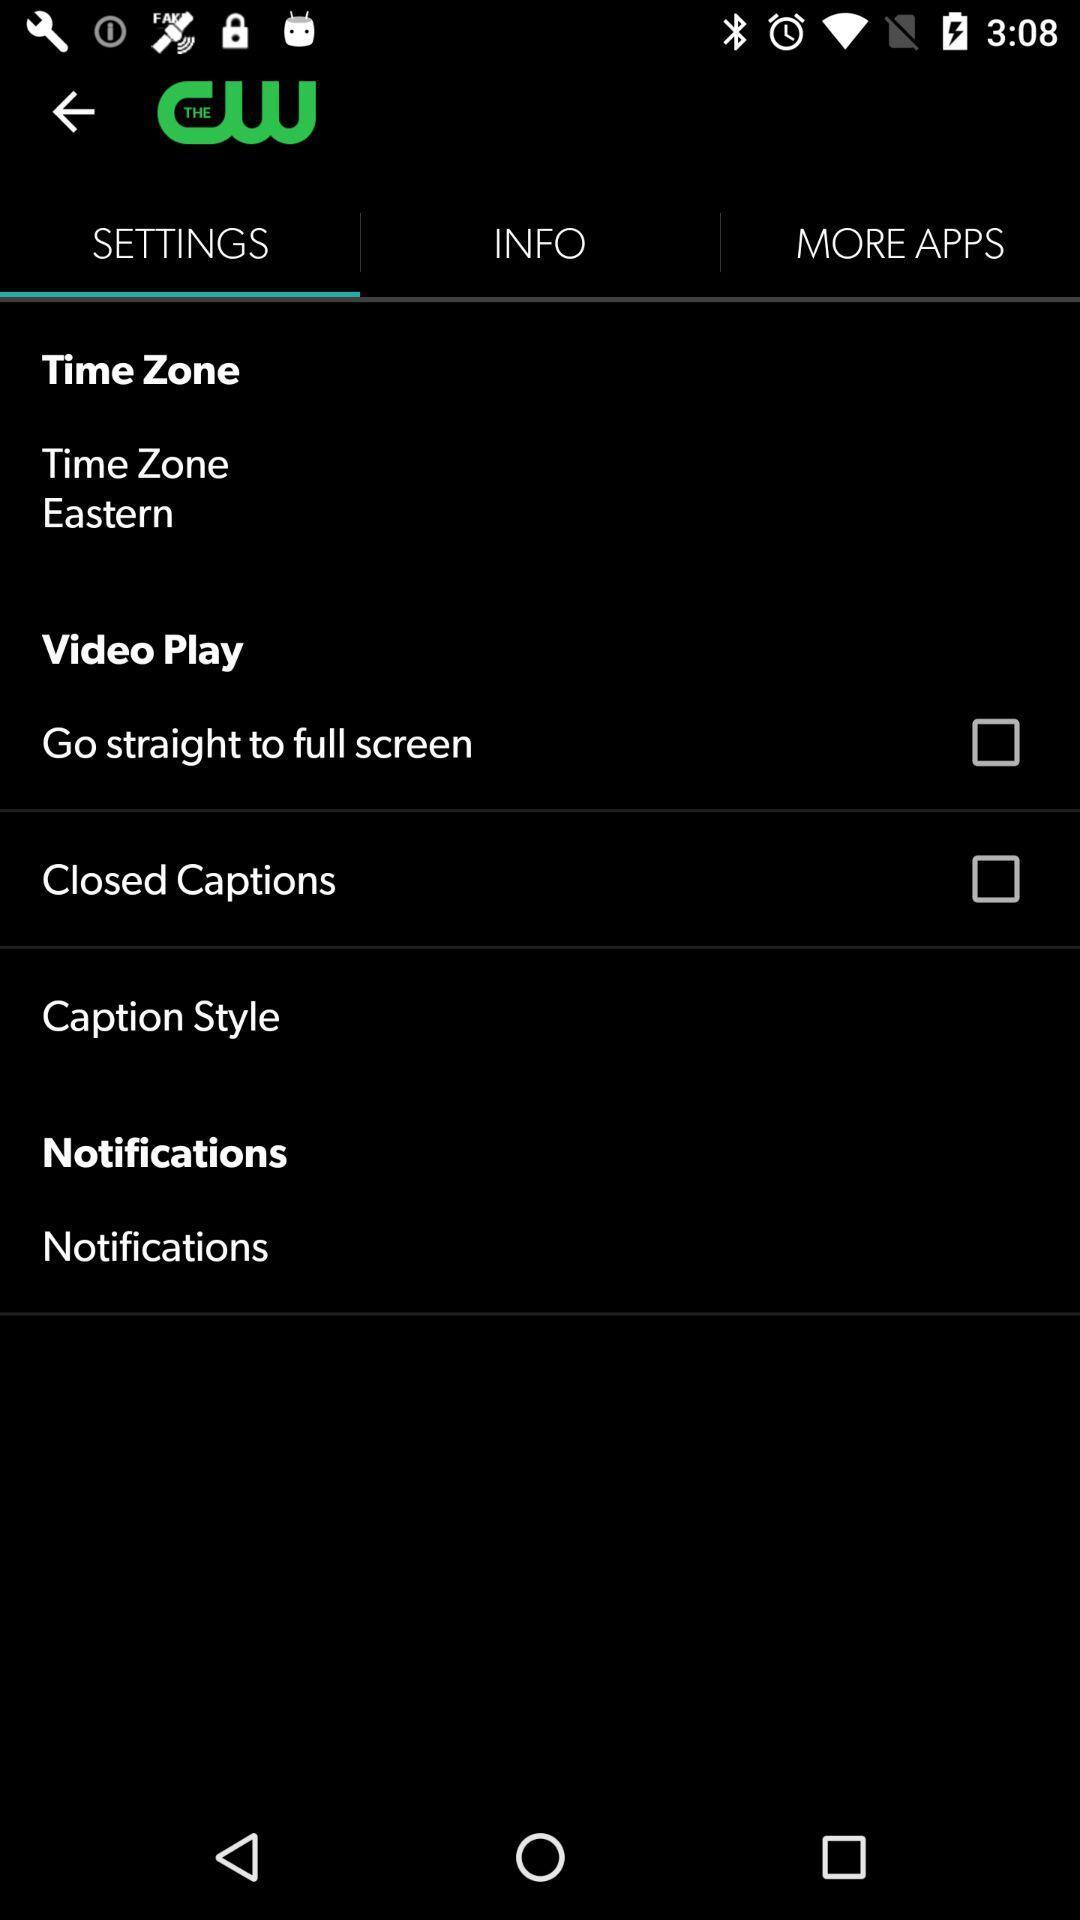  What do you see at coordinates (180, 242) in the screenshot?
I see `the icon above time zone icon` at bounding box center [180, 242].